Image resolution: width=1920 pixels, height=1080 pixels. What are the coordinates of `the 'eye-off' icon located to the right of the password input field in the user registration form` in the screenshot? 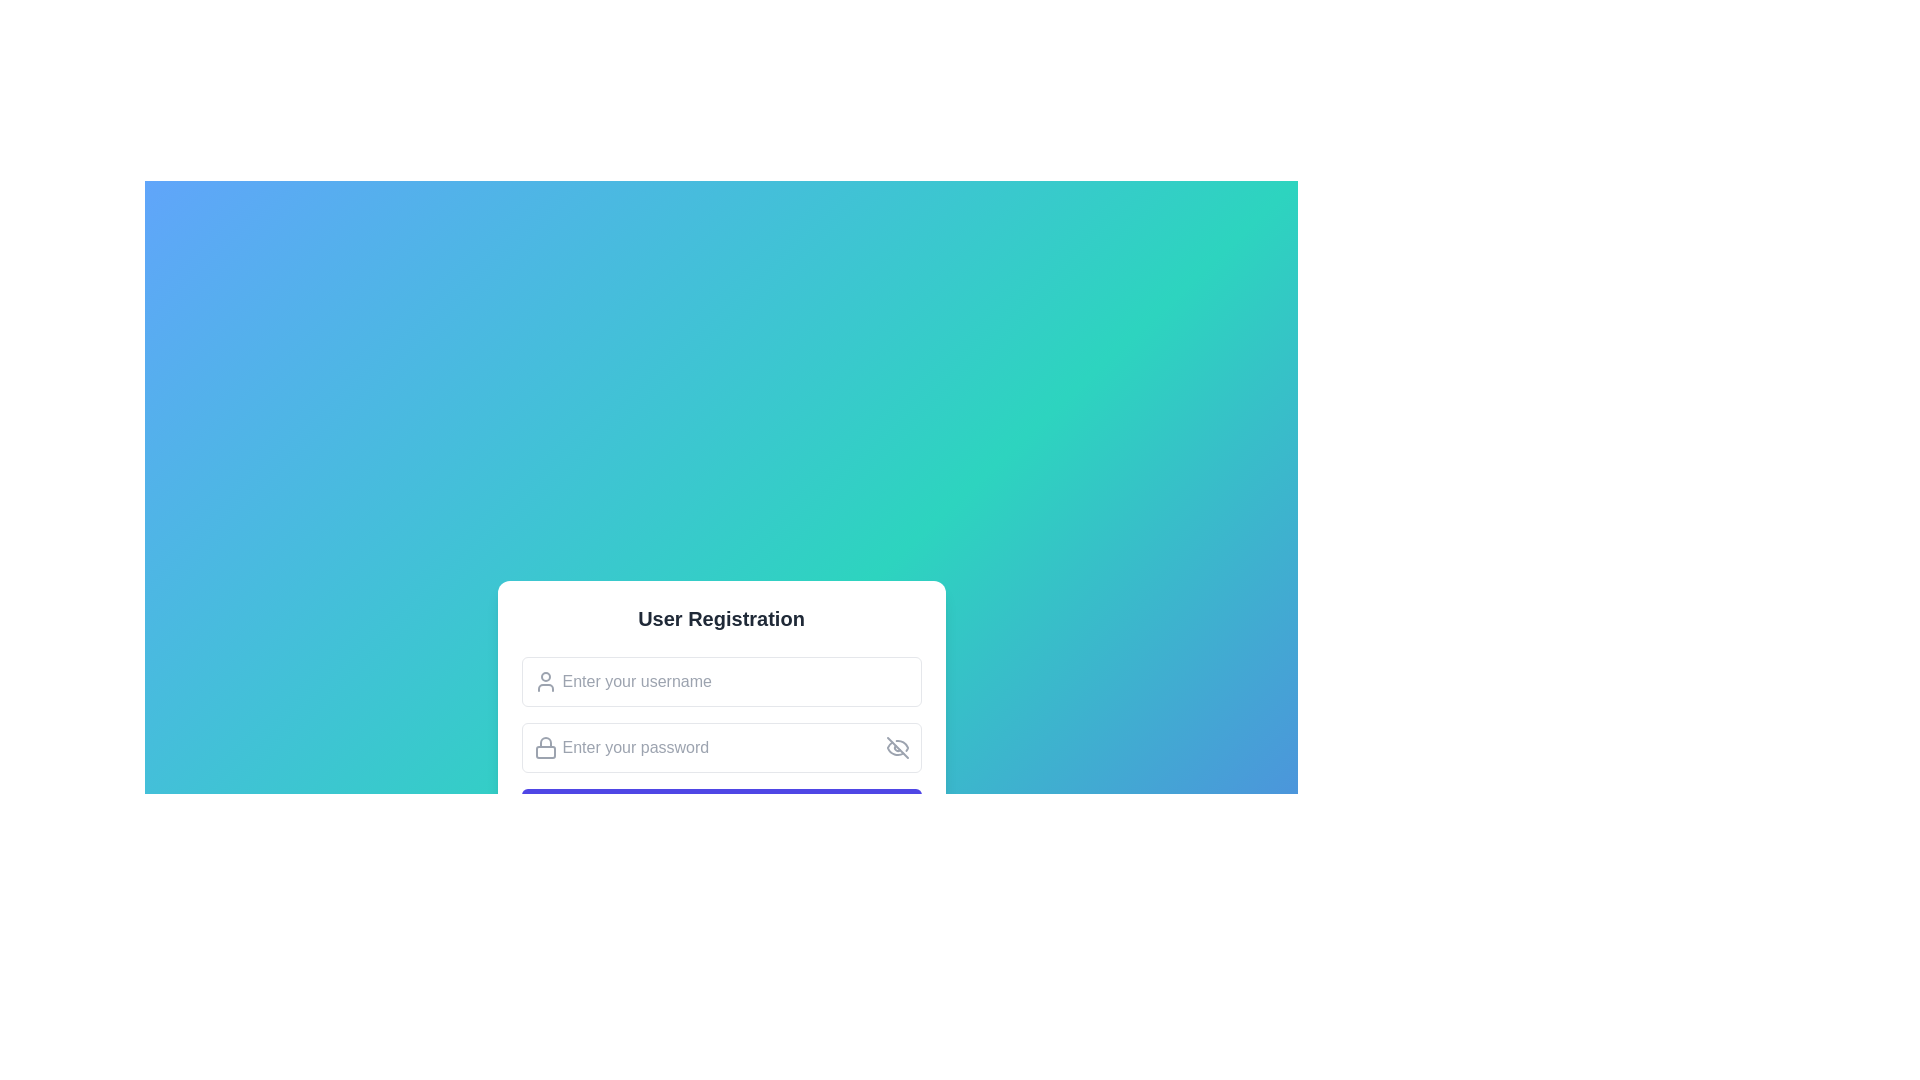 It's located at (896, 748).